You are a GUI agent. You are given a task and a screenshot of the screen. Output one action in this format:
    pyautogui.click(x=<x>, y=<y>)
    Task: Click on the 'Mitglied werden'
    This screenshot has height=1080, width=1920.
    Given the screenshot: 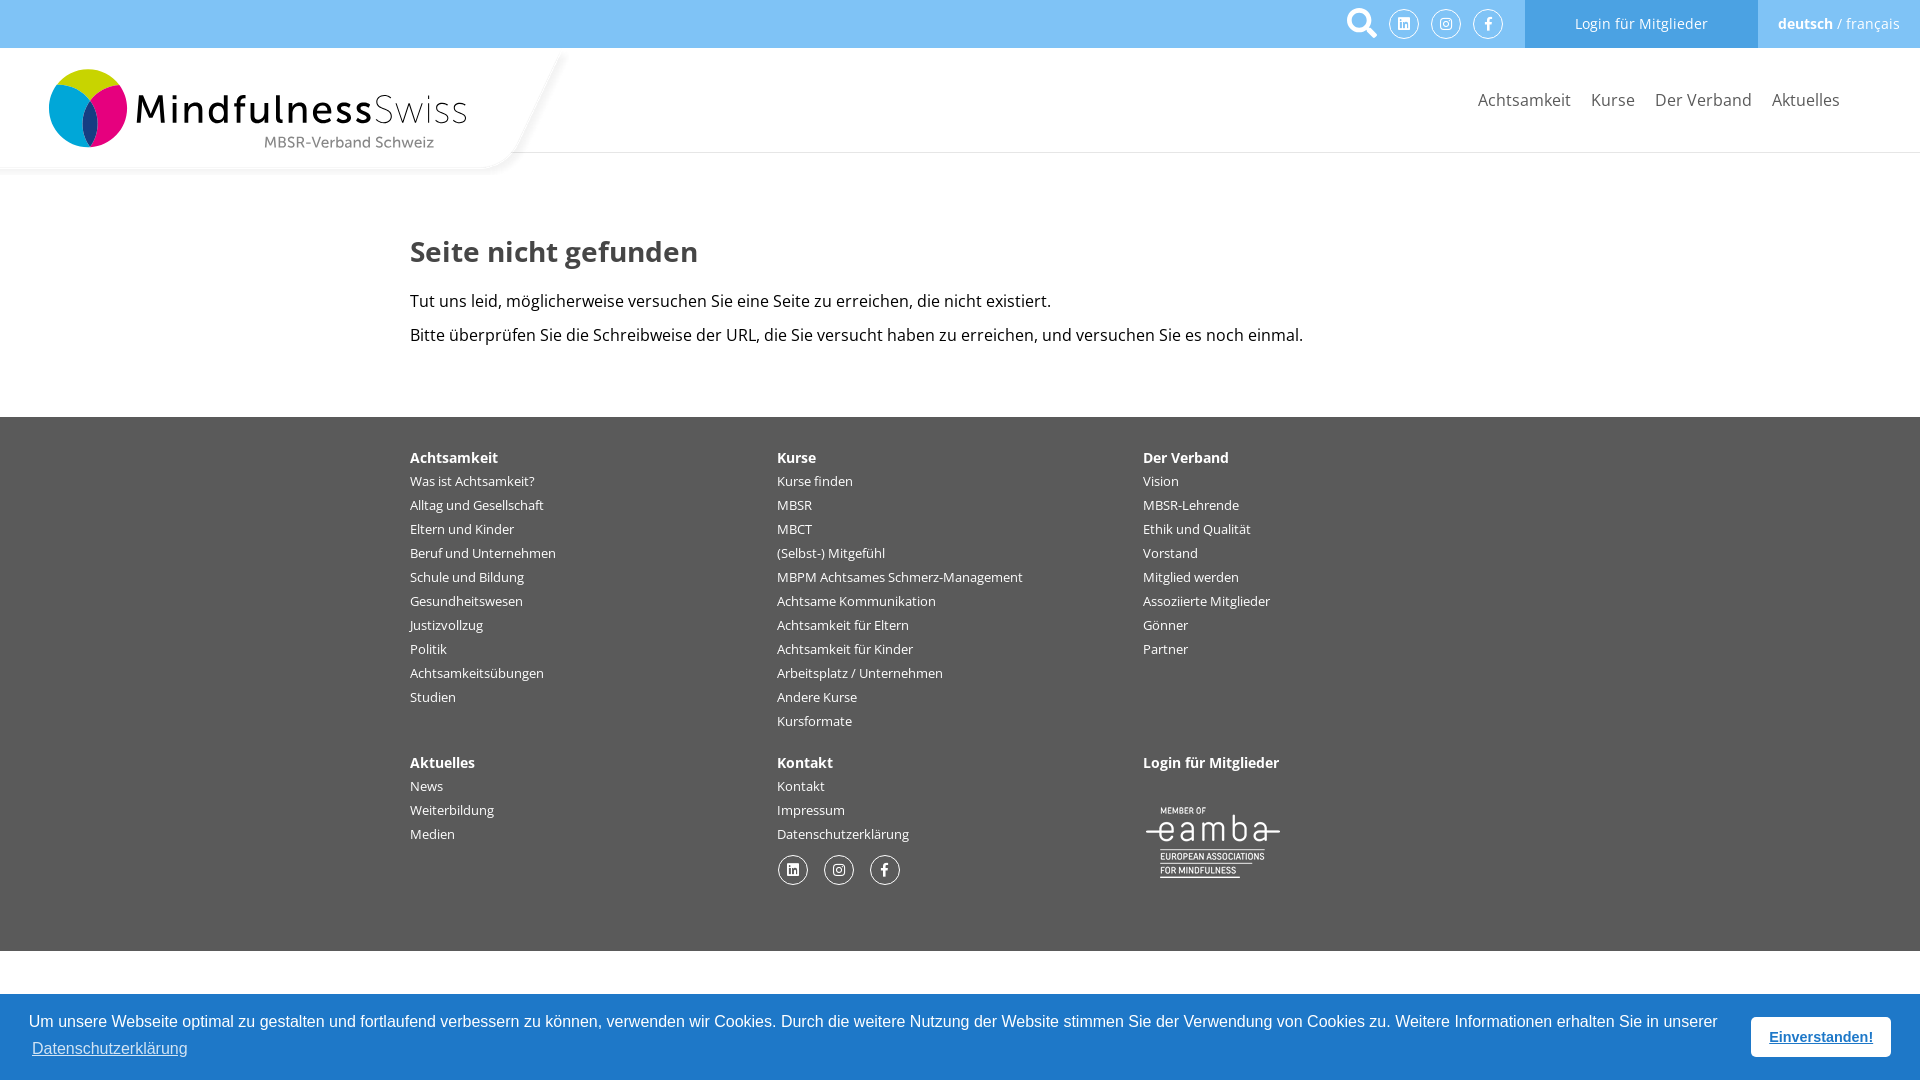 What is the action you would take?
    pyautogui.click(x=1190, y=578)
    